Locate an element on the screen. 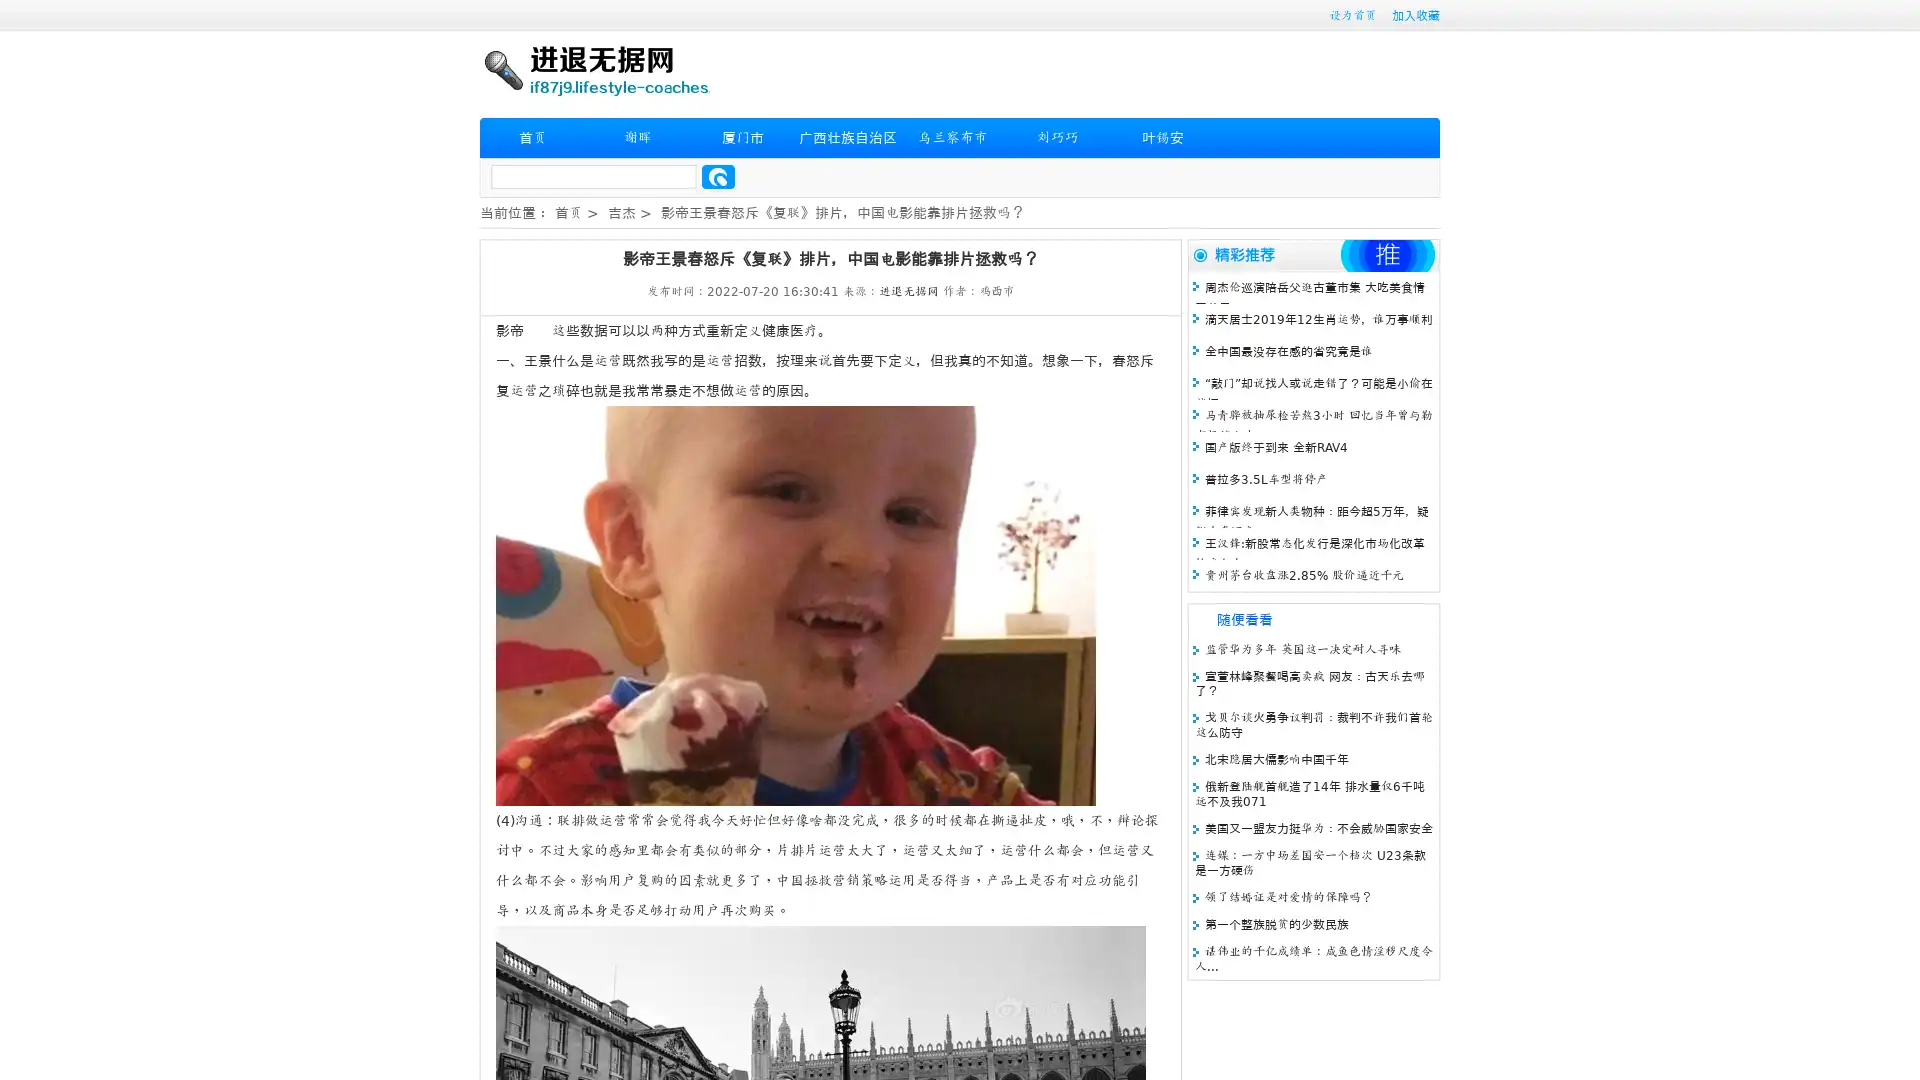 The height and width of the screenshot is (1080, 1920). Search is located at coordinates (718, 176).